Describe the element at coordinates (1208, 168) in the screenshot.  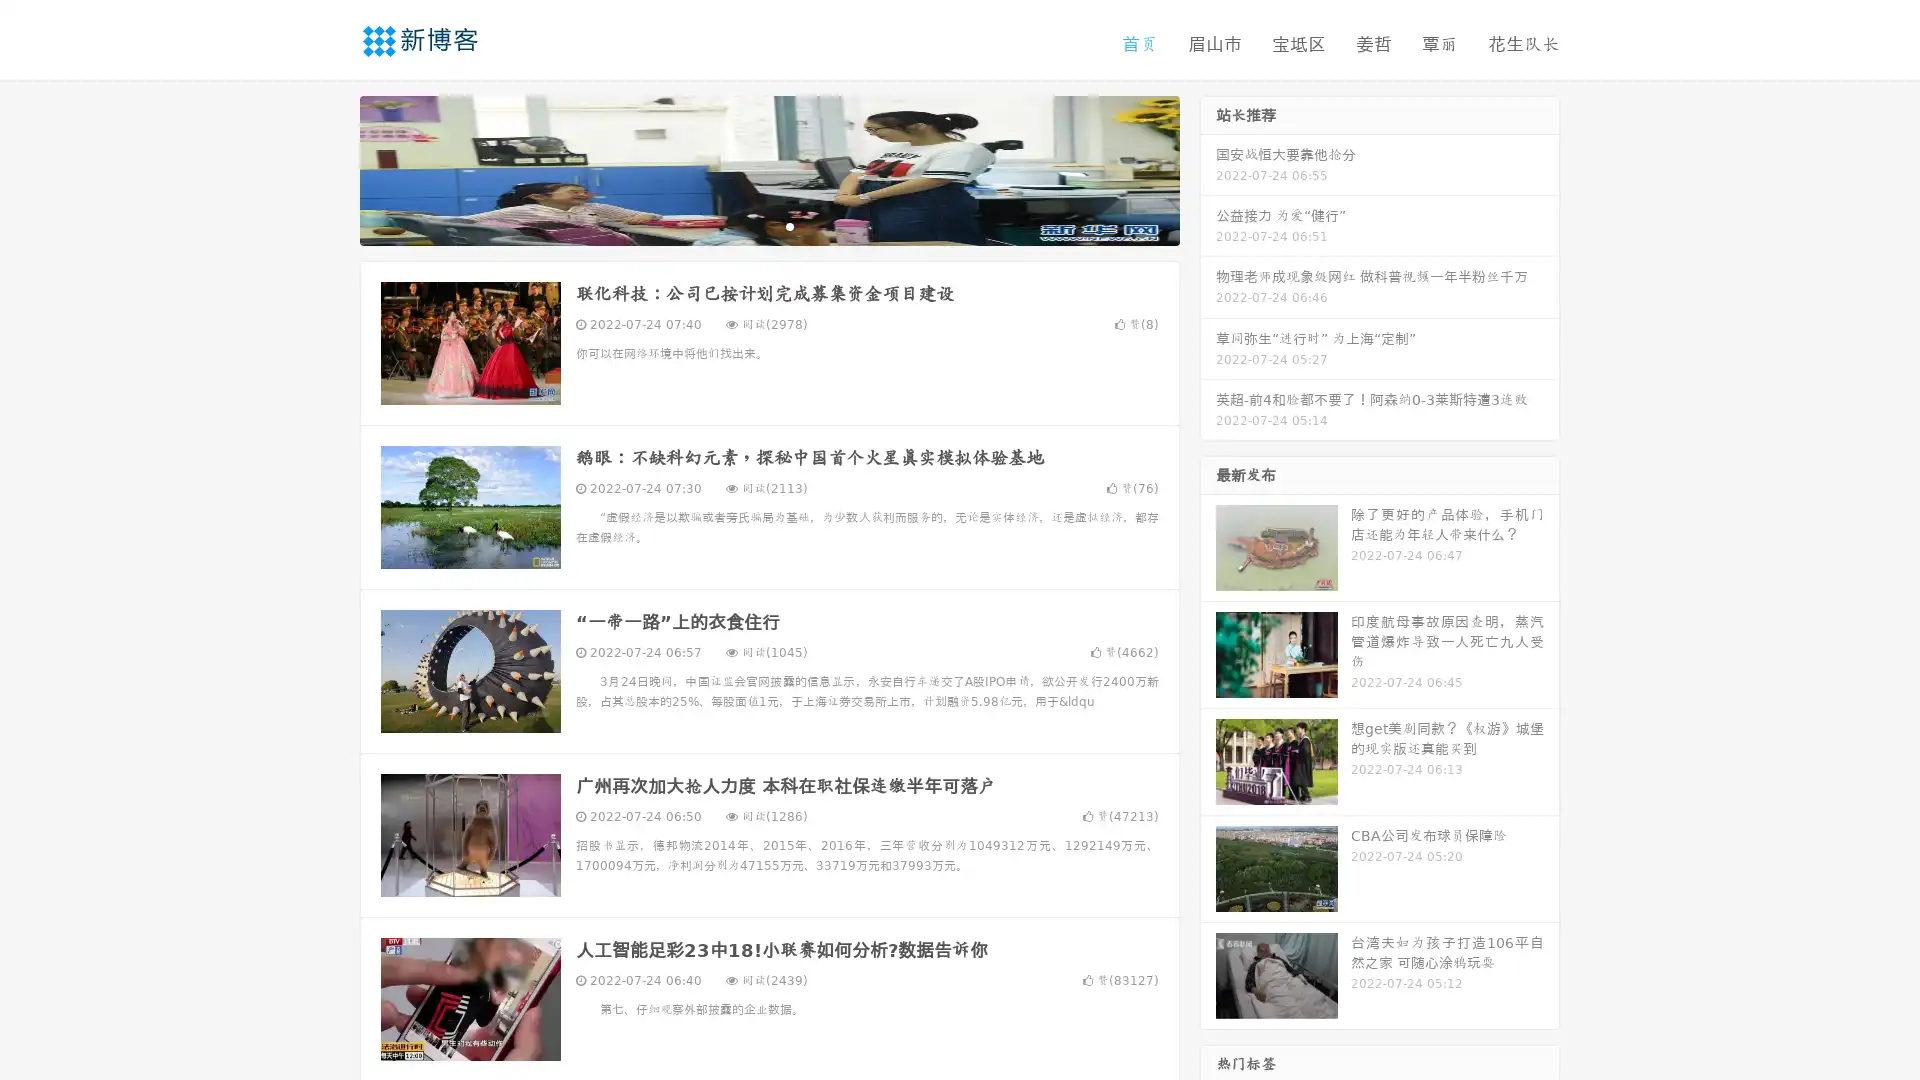
I see `Next slide` at that location.